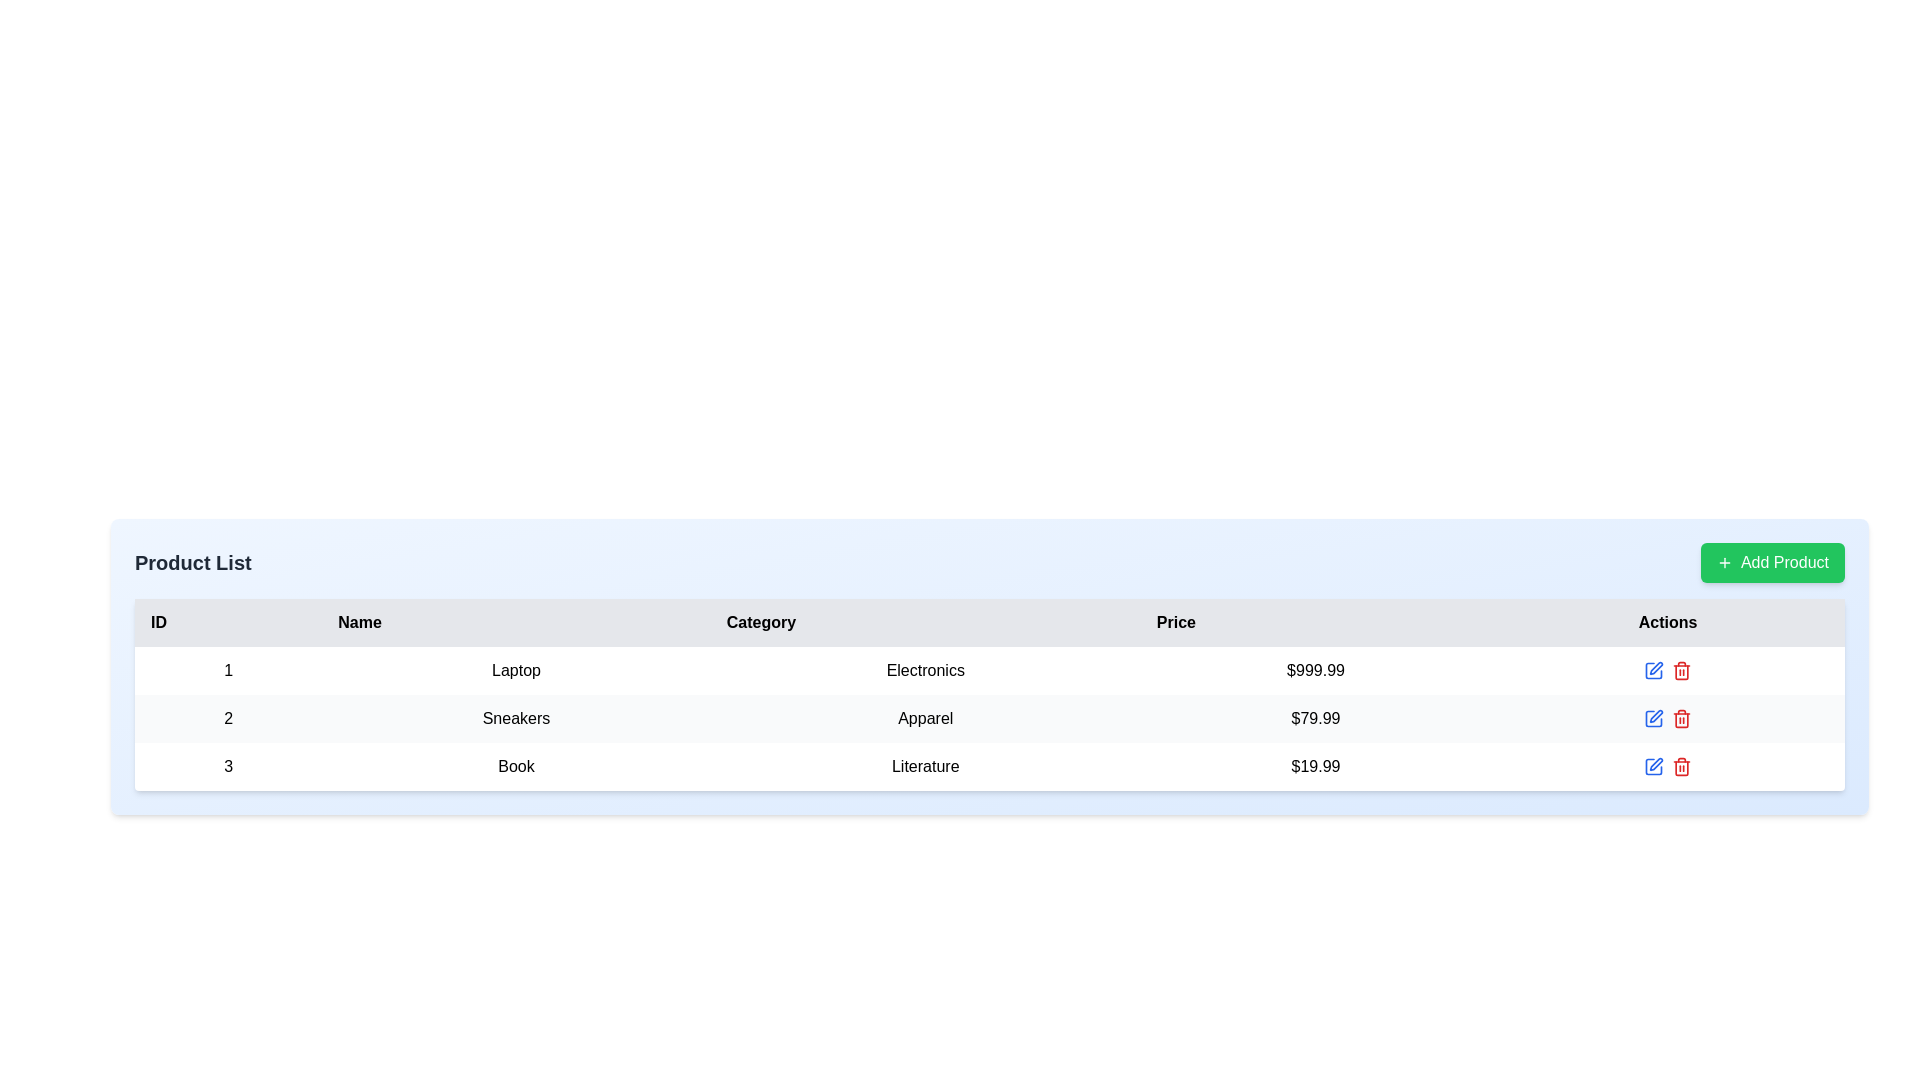 The height and width of the screenshot is (1080, 1920). What do you see at coordinates (1668, 671) in the screenshot?
I see `the red delete icon in the Actions column of the first row of the table for the product 'Laptop' with ID '1'` at bounding box center [1668, 671].